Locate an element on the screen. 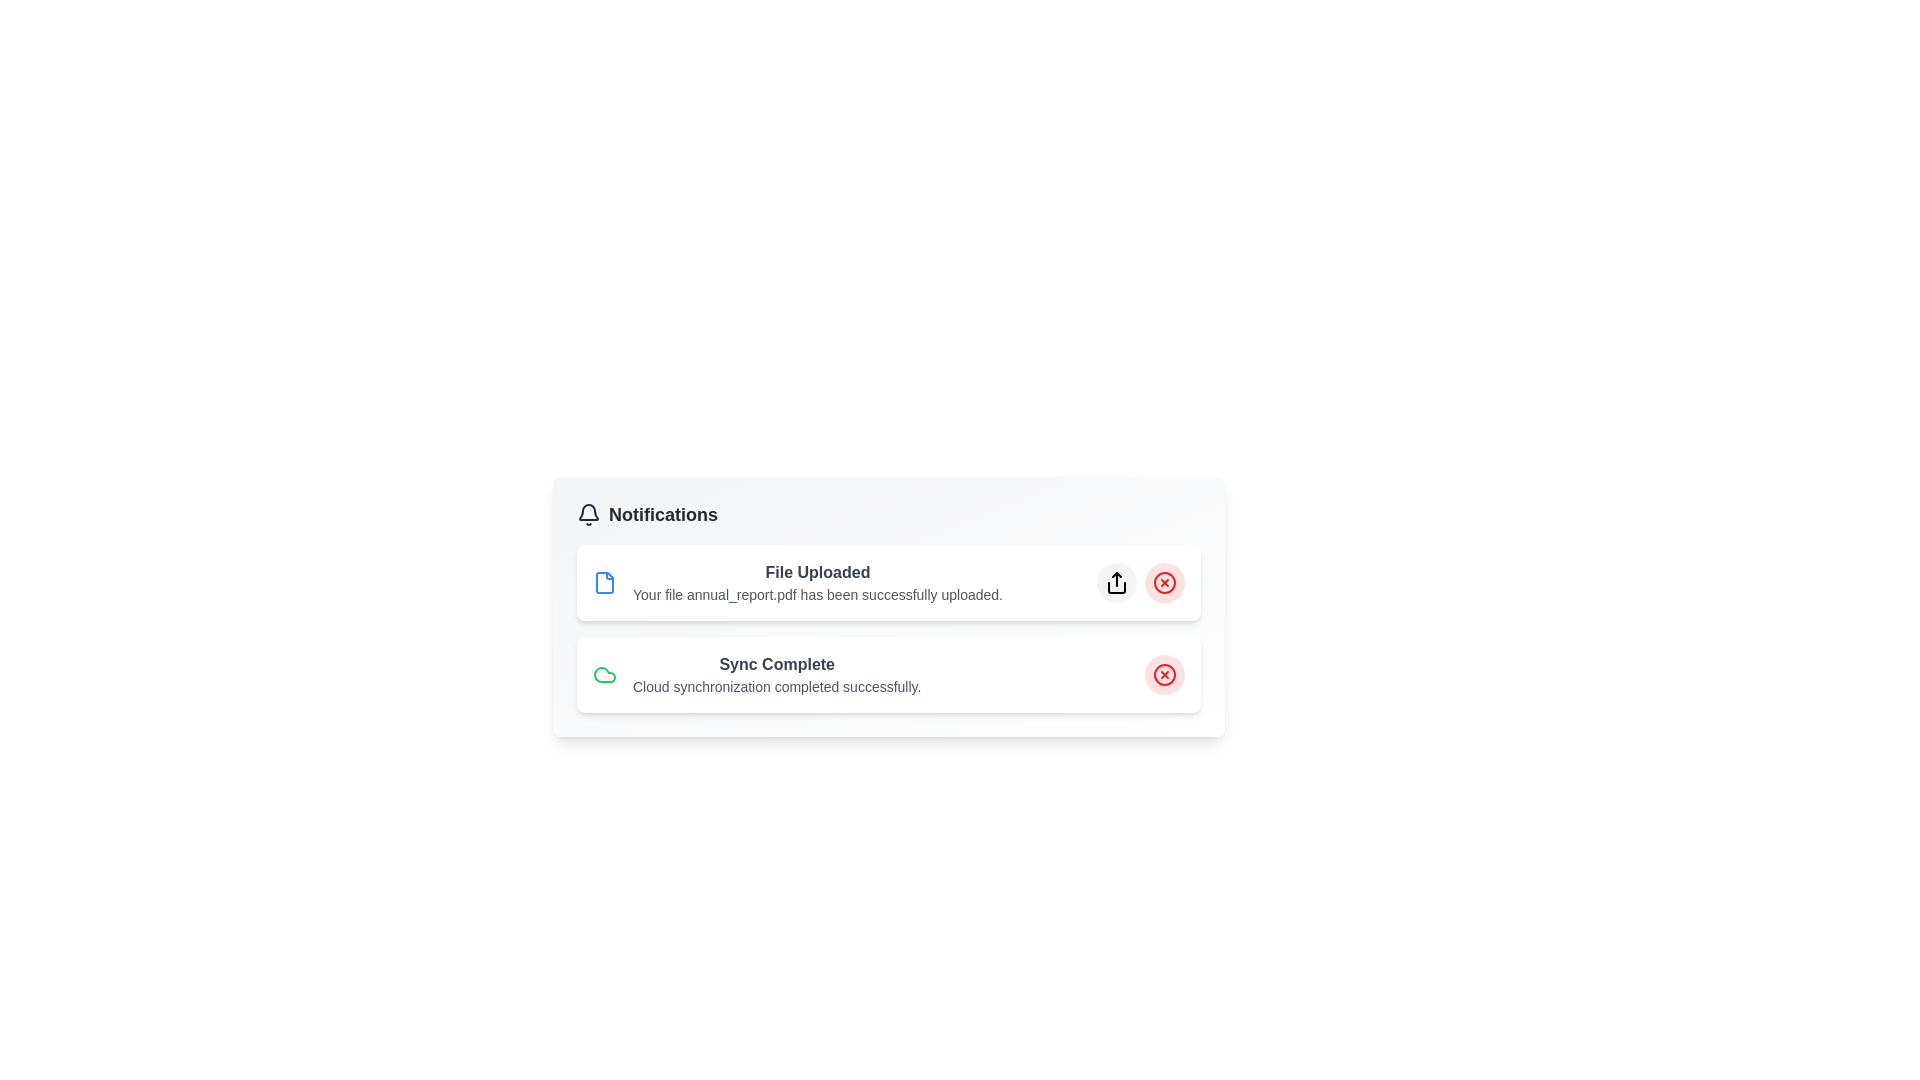 The height and width of the screenshot is (1080, 1920). the center dot of the circular icon related is located at coordinates (1165, 675).